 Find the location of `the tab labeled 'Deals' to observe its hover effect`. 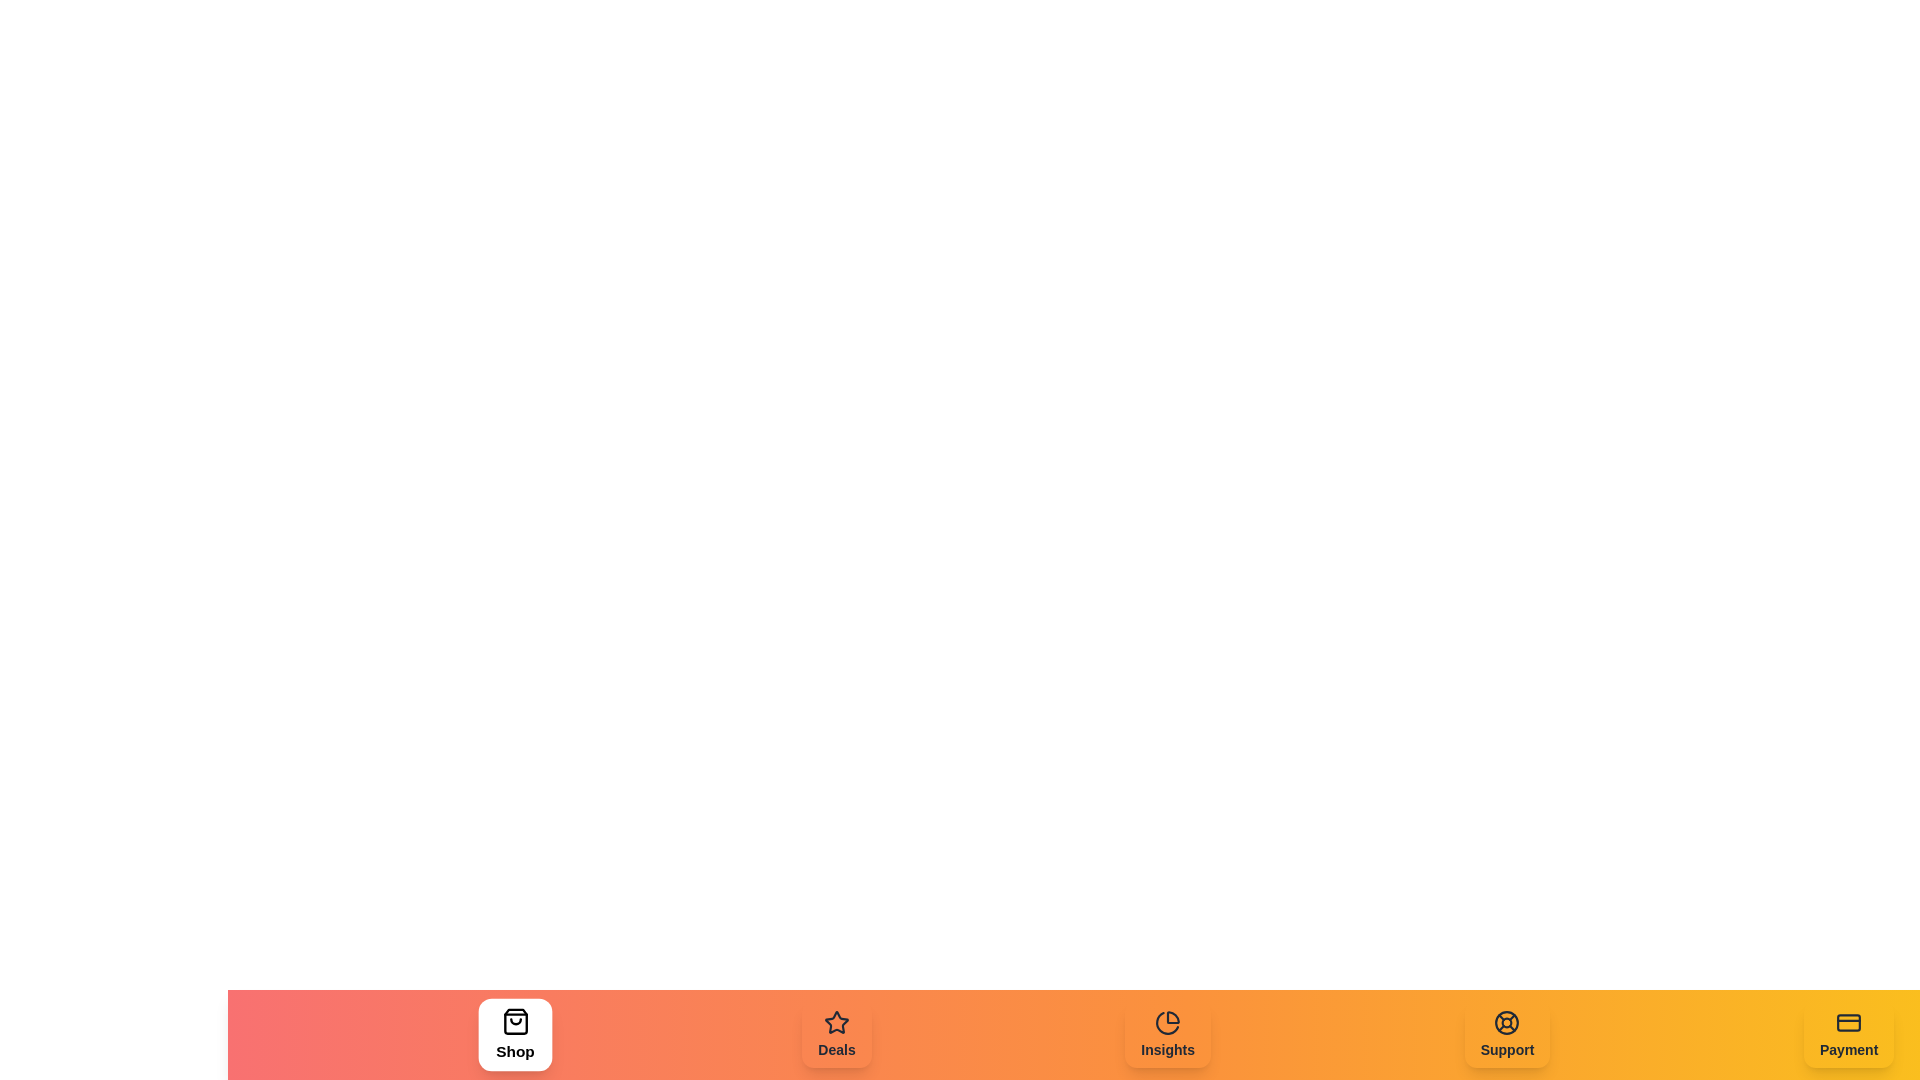

the tab labeled 'Deals' to observe its hover effect is located at coordinates (836, 1034).